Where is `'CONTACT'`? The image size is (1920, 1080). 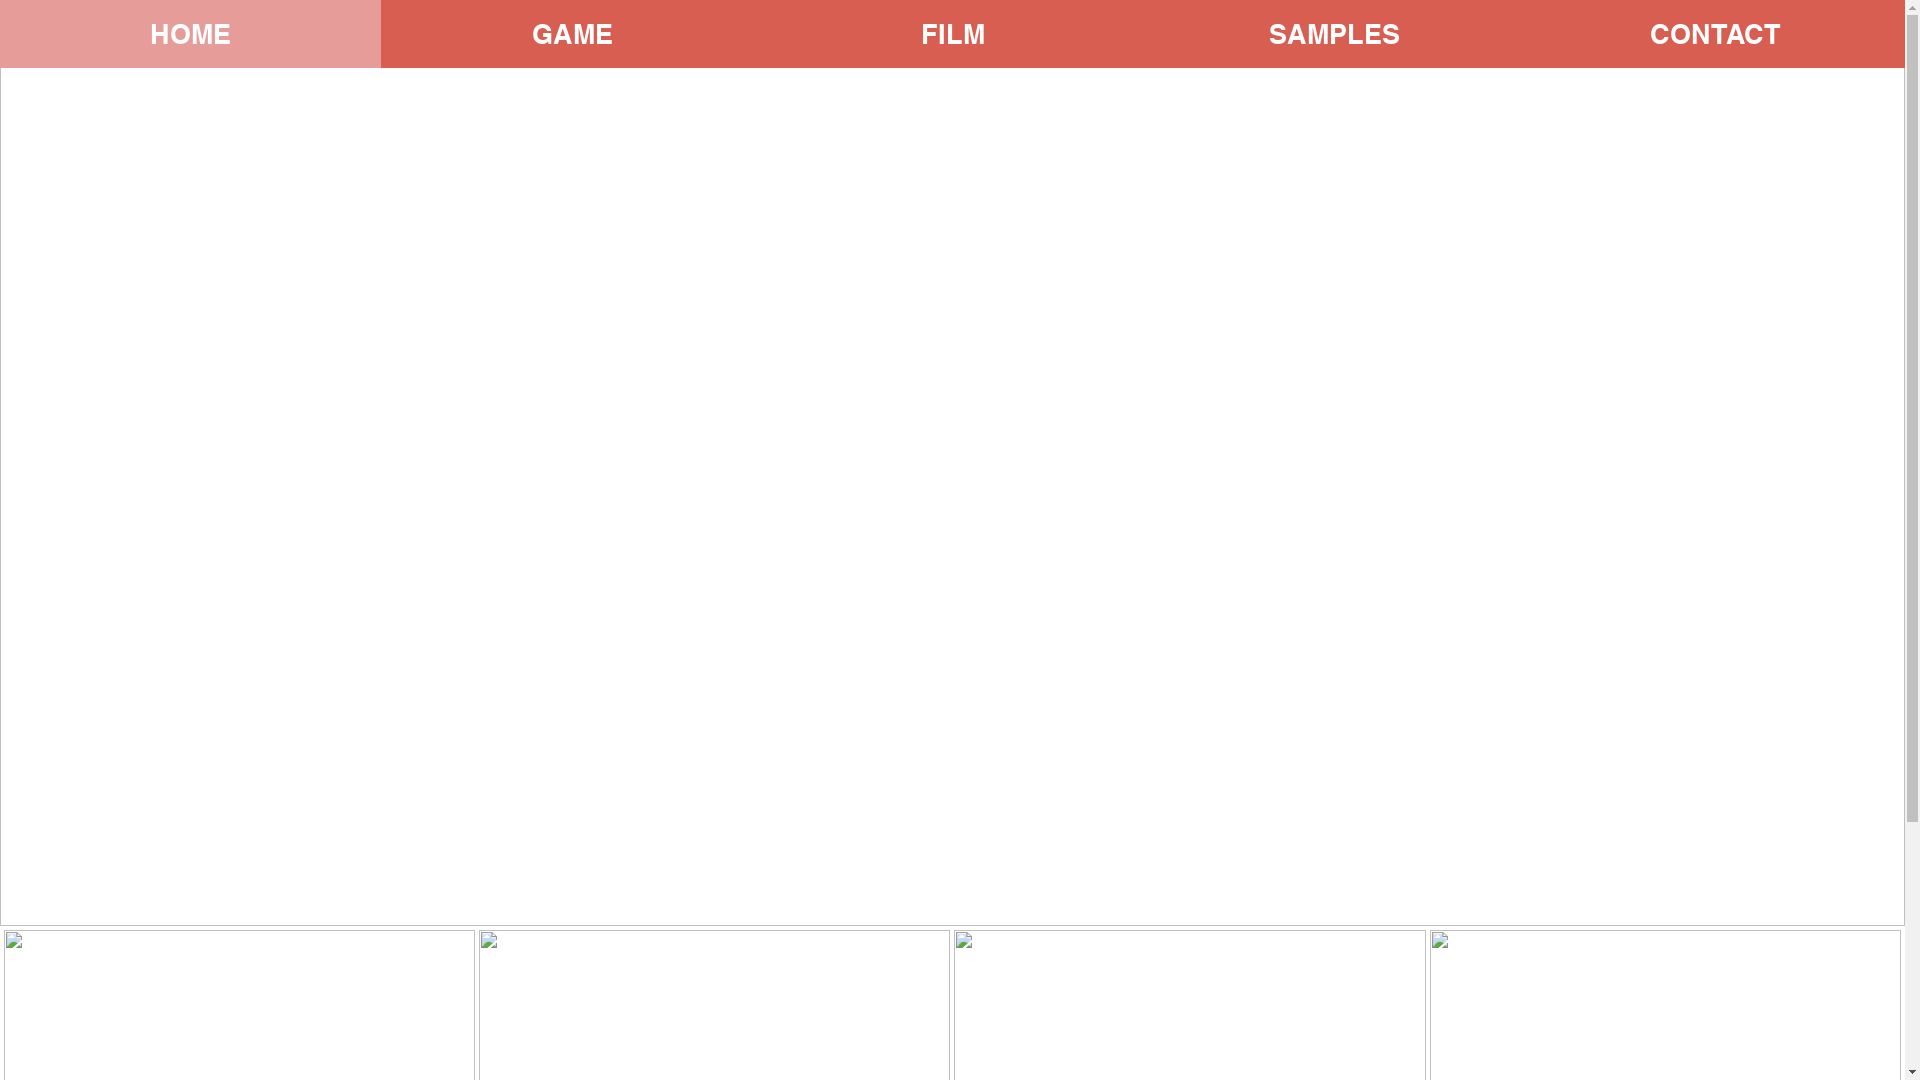 'CONTACT' is located at coordinates (1713, 34).